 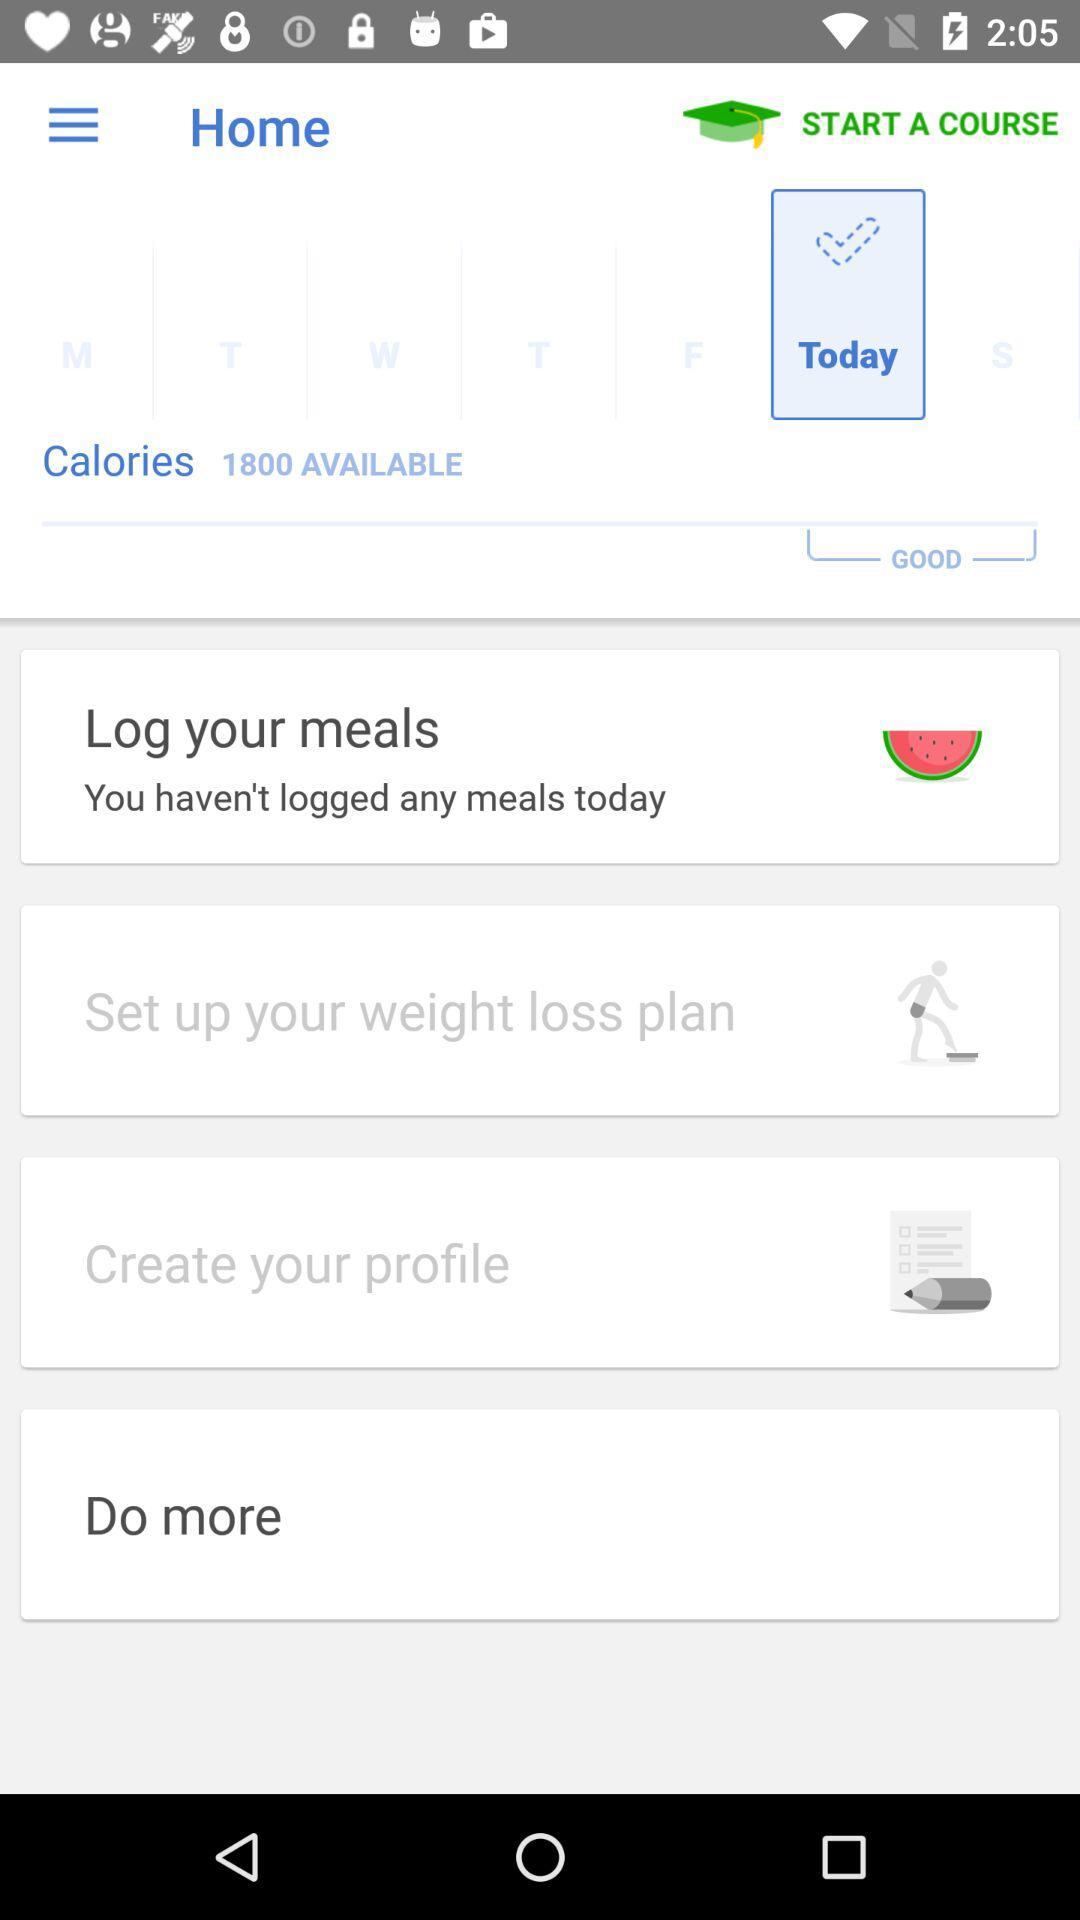 What do you see at coordinates (870, 124) in the screenshot?
I see `start a course` at bounding box center [870, 124].